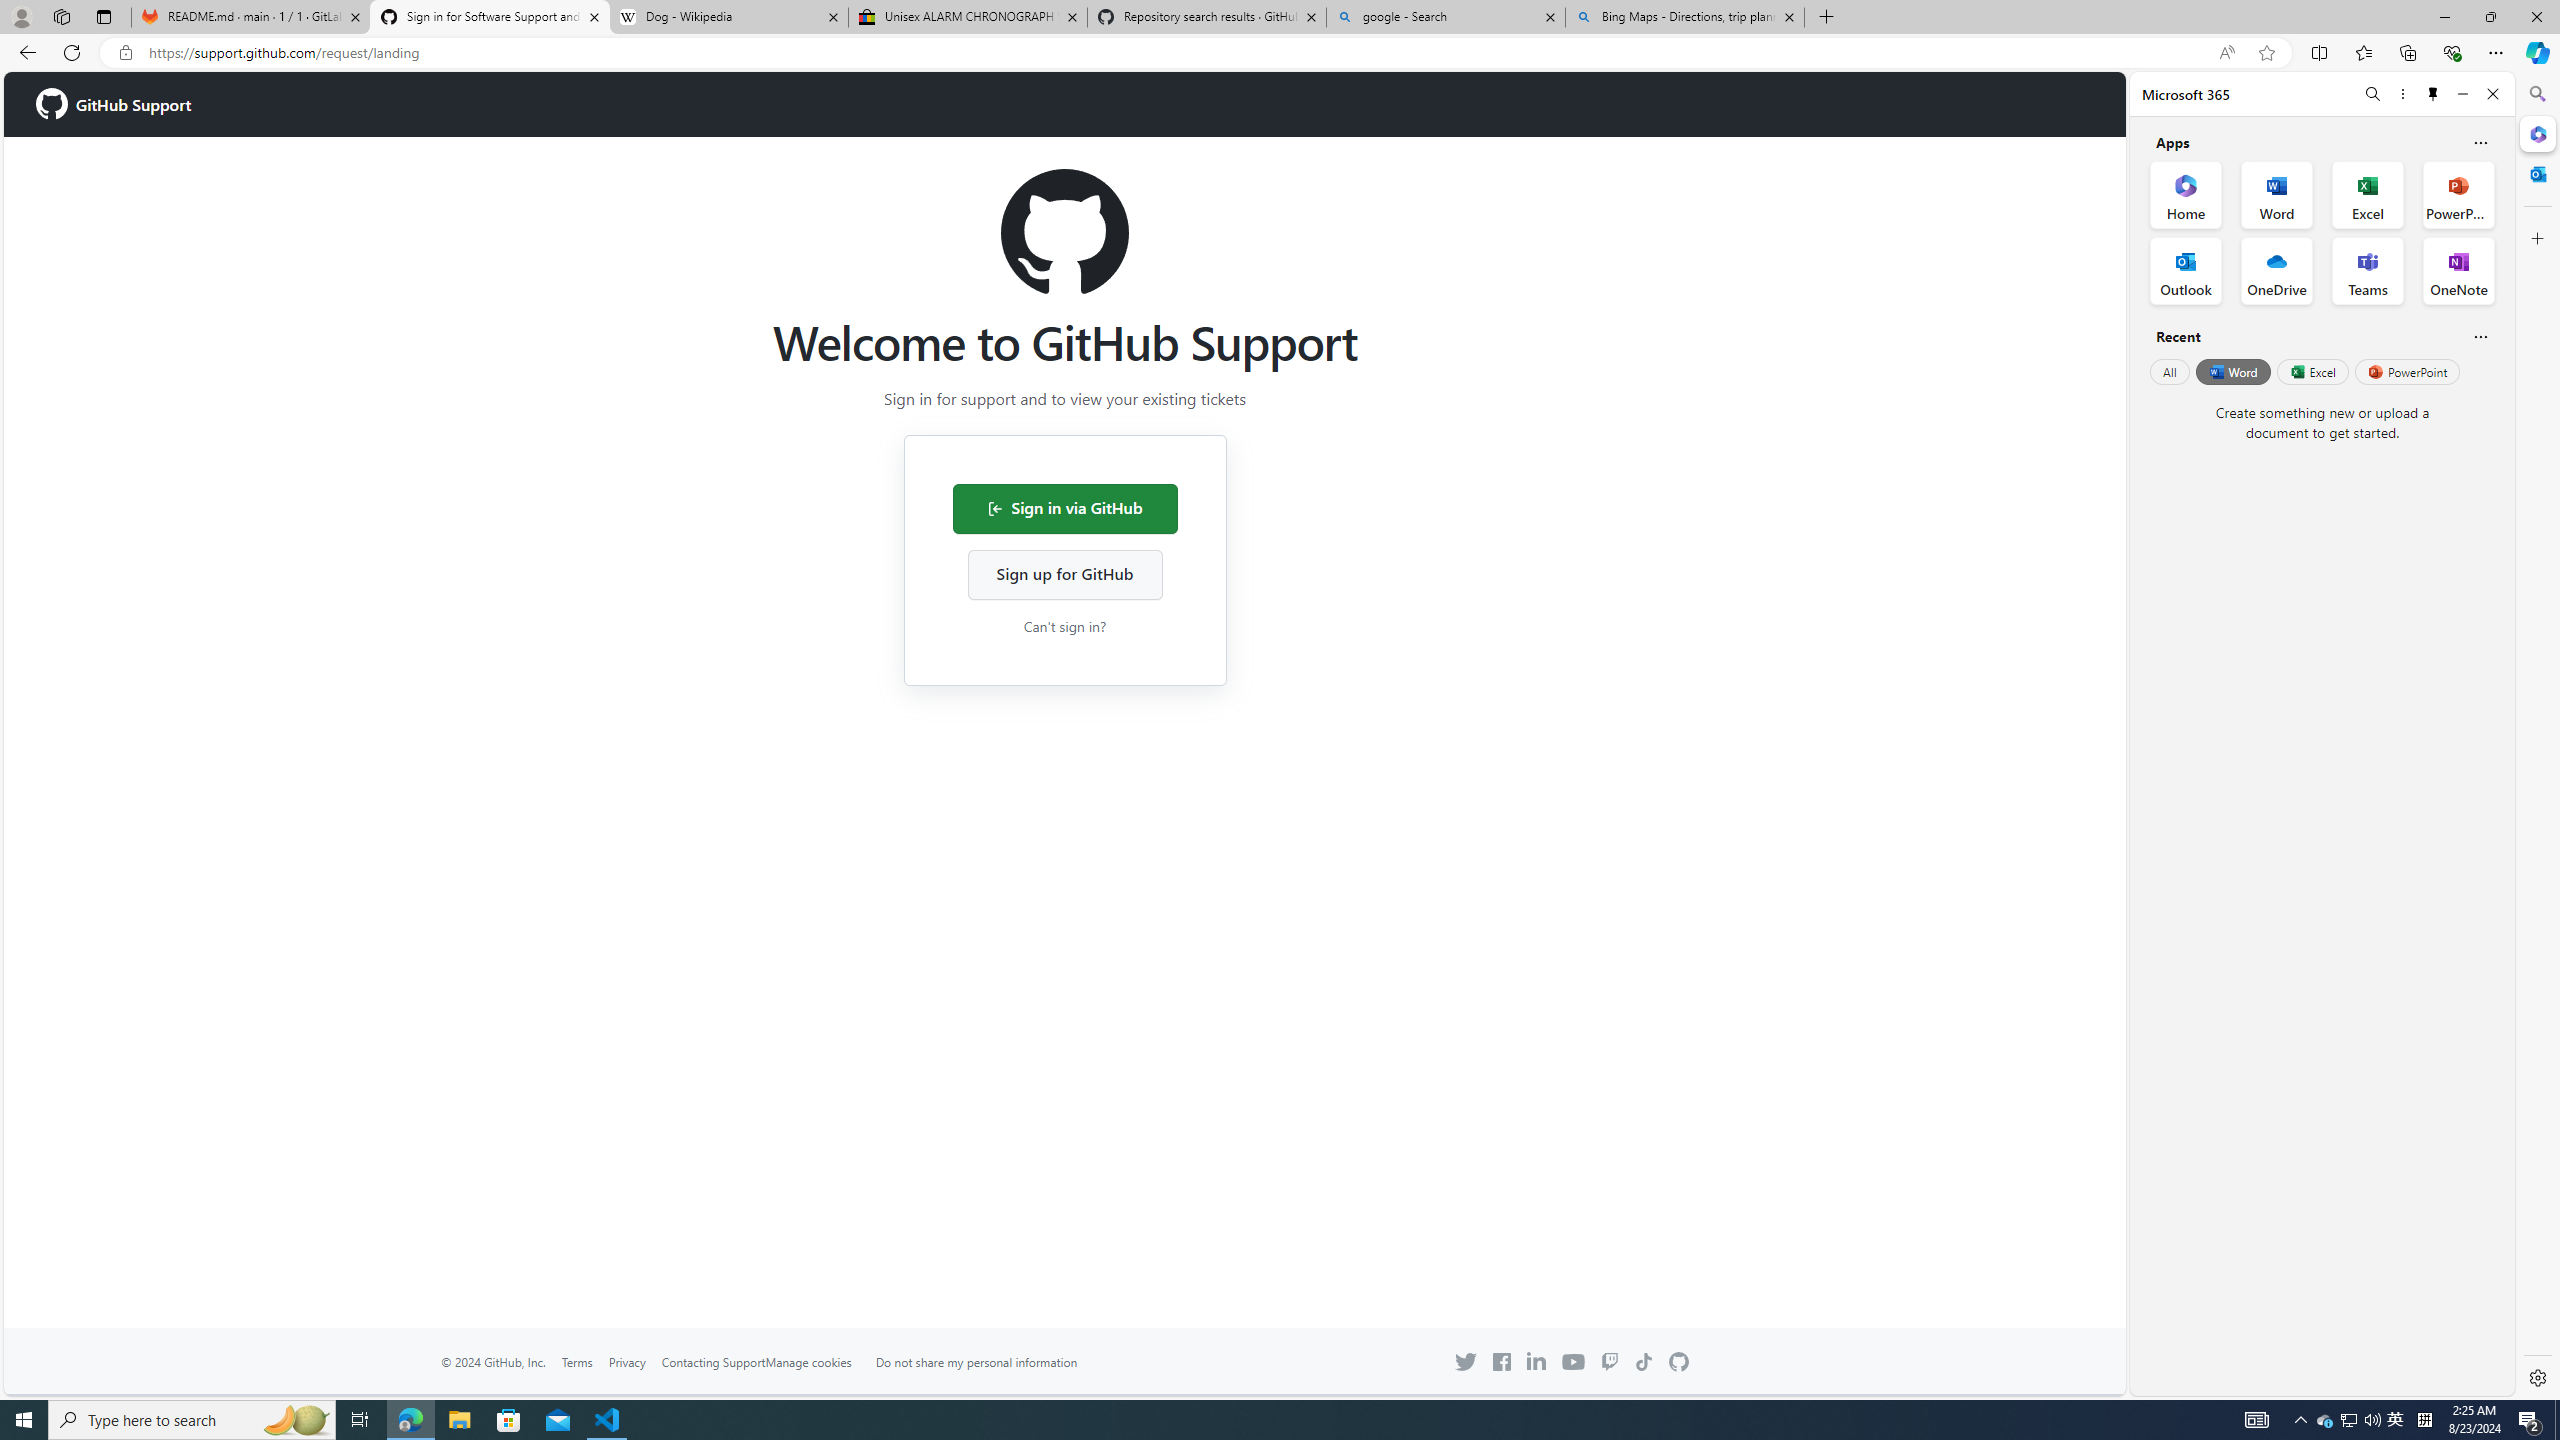 The height and width of the screenshot is (1440, 2560). Describe the element at coordinates (1573, 1360) in the screenshot. I see `'YouTube icon GitHub on YouTube'` at that location.